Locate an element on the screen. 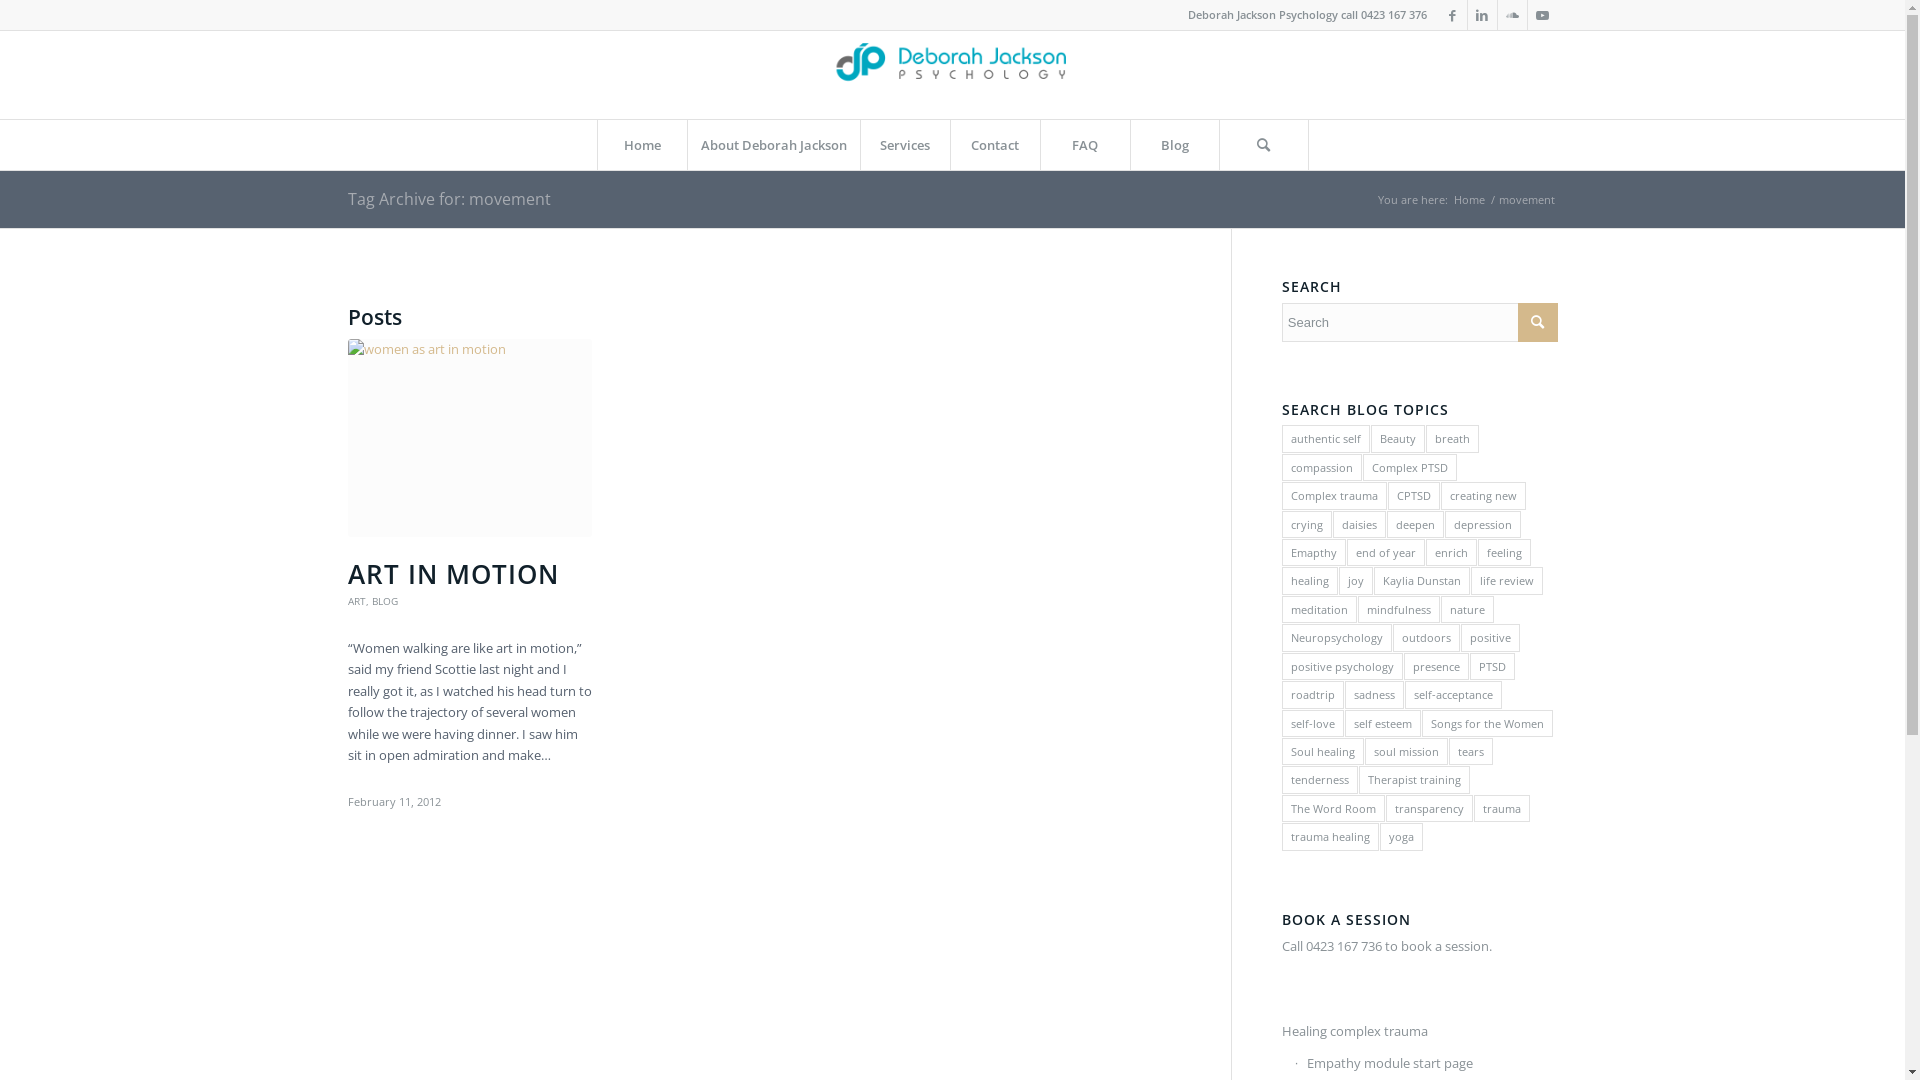 The width and height of the screenshot is (1920, 1080). 'life review' is located at coordinates (1507, 580).